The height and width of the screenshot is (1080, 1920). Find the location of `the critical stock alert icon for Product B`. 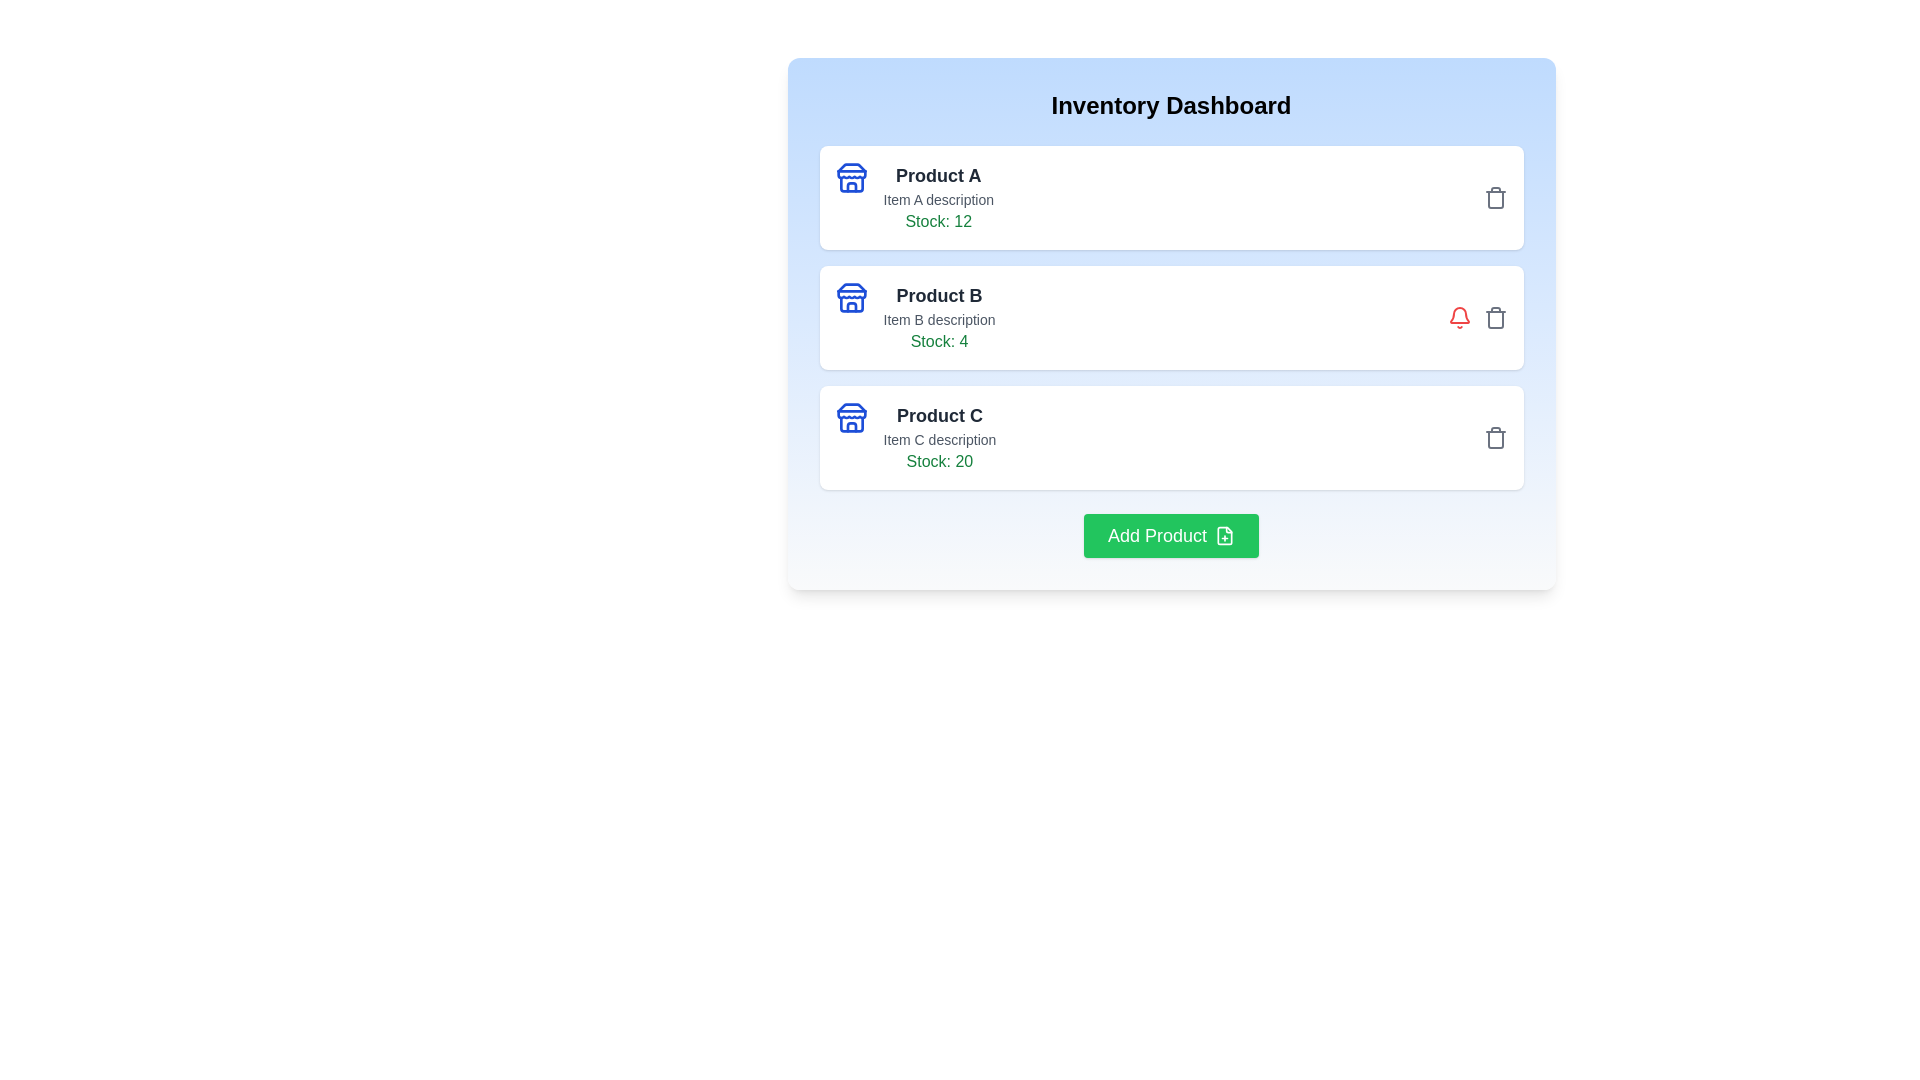

the critical stock alert icon for Product B is located at coordinates (1459, 316).